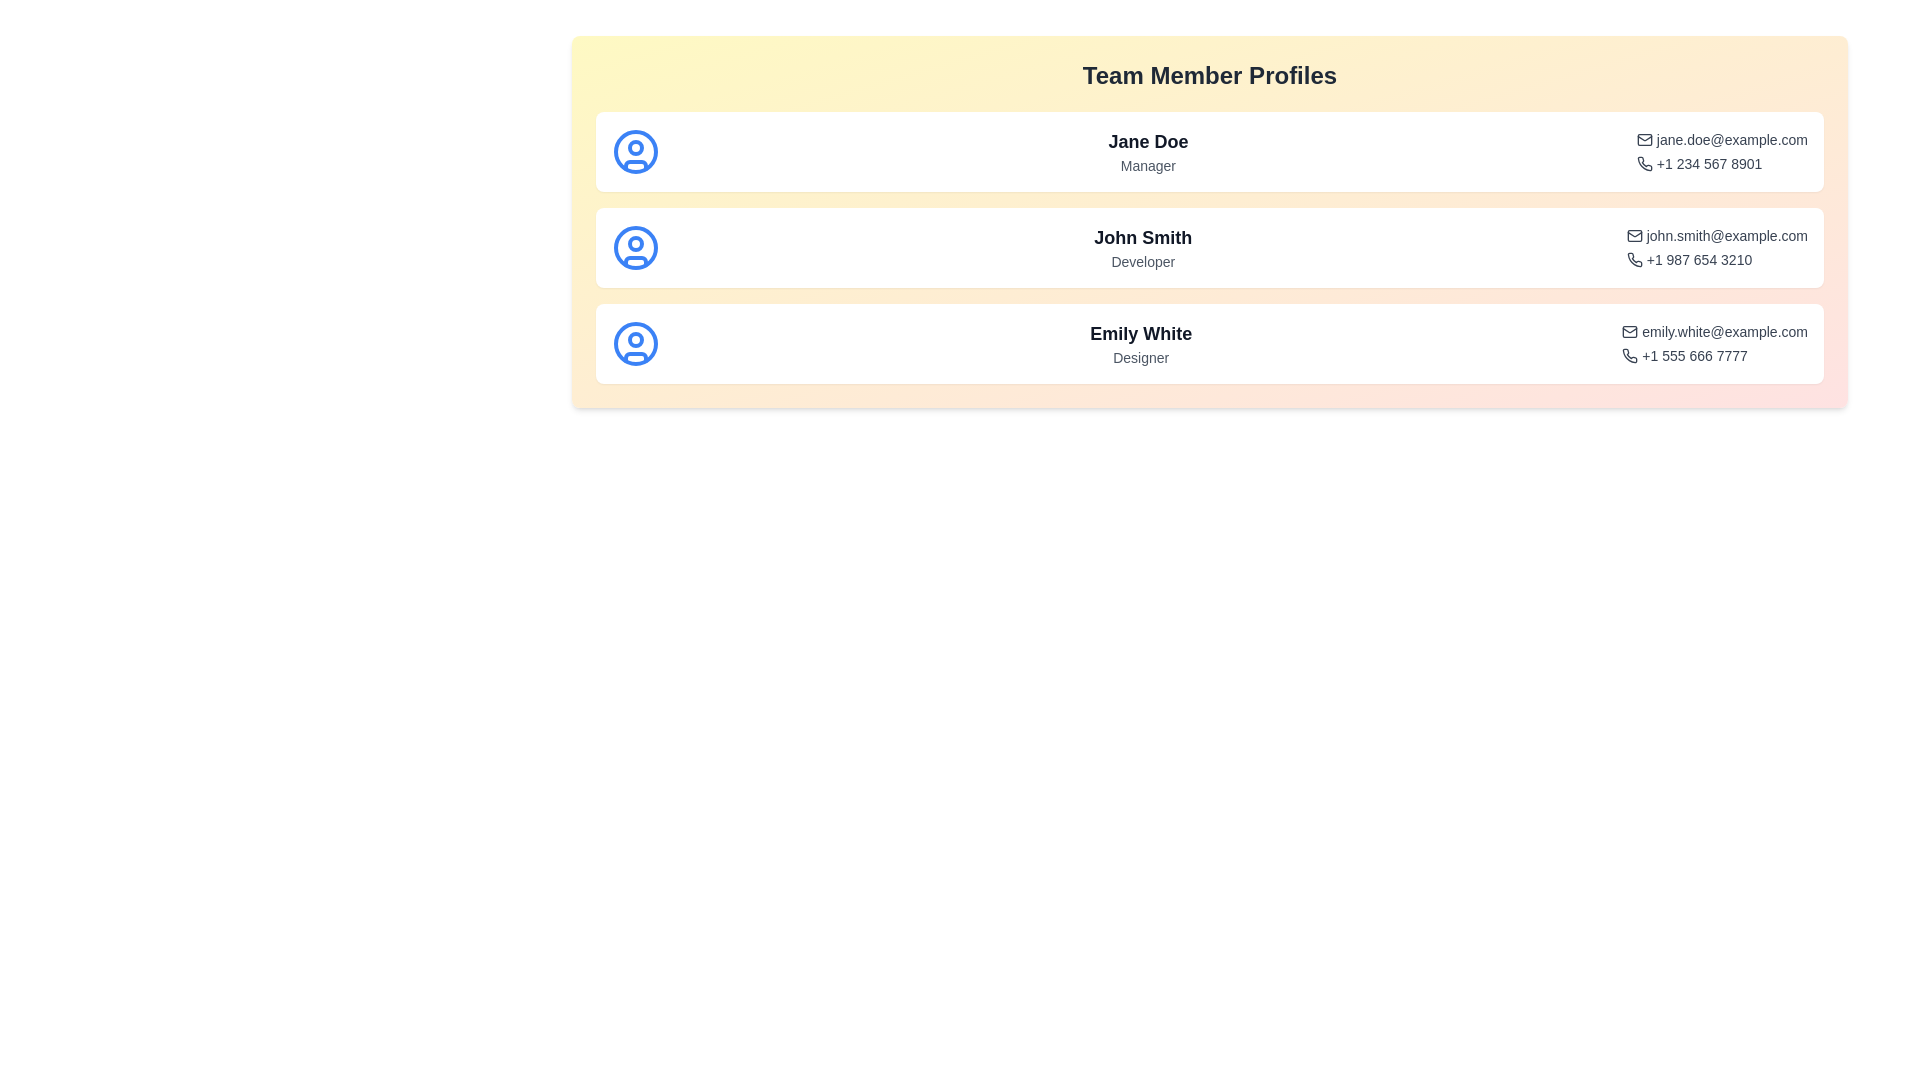  Describe the element at coordinates (1208, 342) in the screenshot. I see `the profile of Emily White` at that location.